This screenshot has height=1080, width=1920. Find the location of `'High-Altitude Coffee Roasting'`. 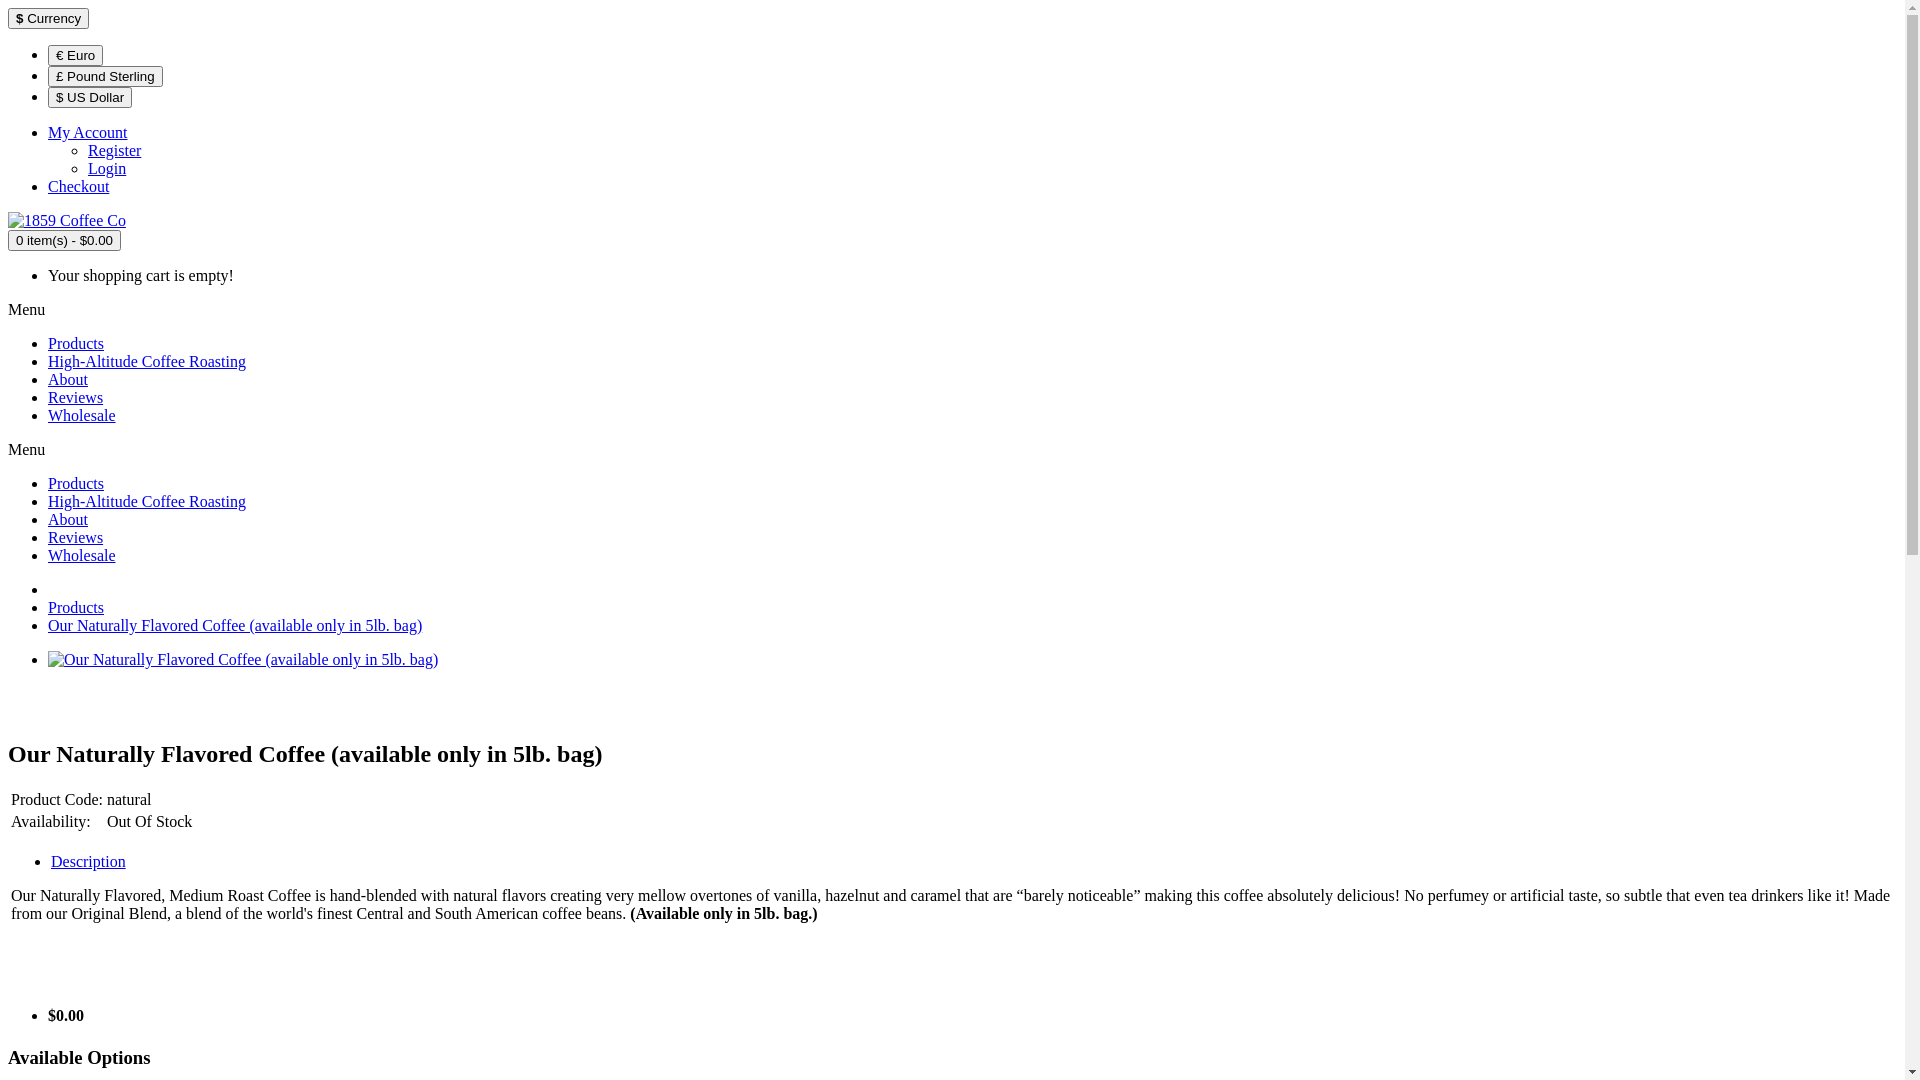

'High-Altitude Coffee Roasting' is located at coordinates (146, 500).